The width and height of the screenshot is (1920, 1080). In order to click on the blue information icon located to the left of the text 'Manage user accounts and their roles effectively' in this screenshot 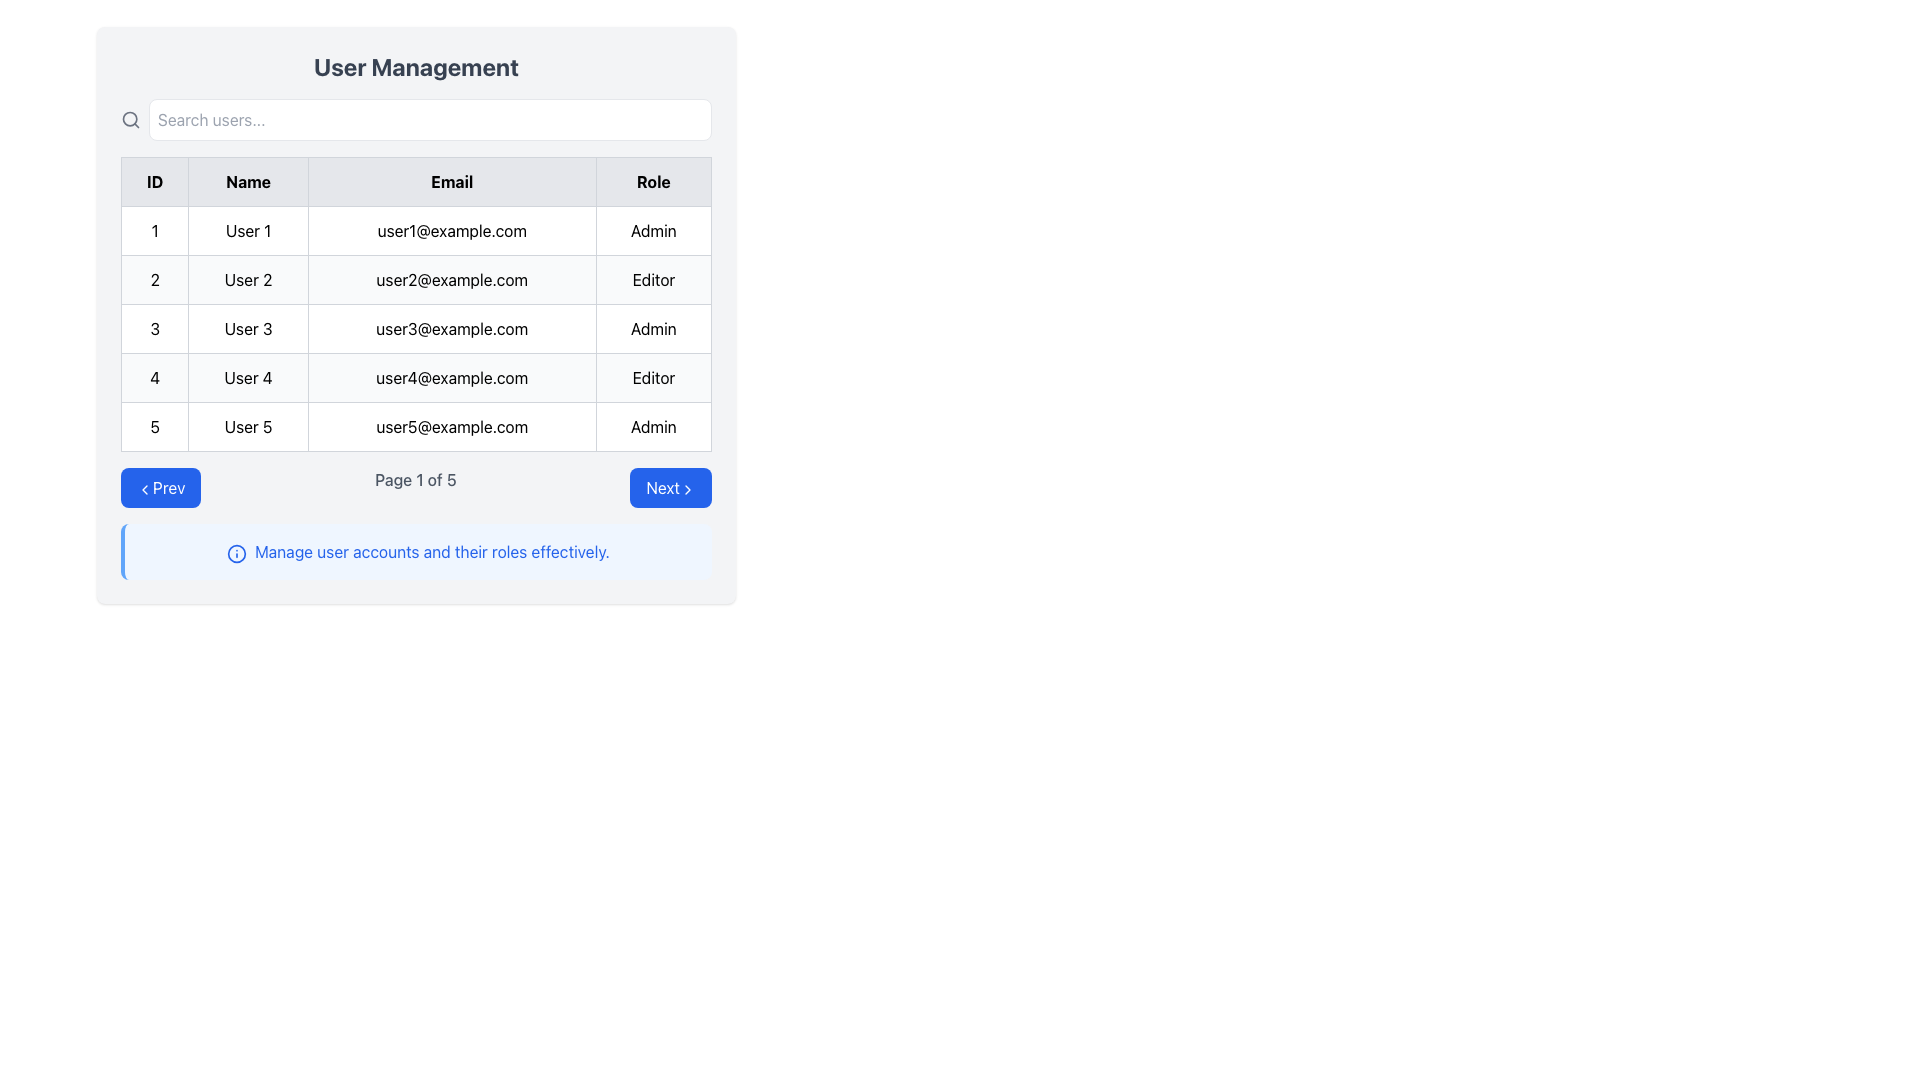, I will do `click(237, 553)`.